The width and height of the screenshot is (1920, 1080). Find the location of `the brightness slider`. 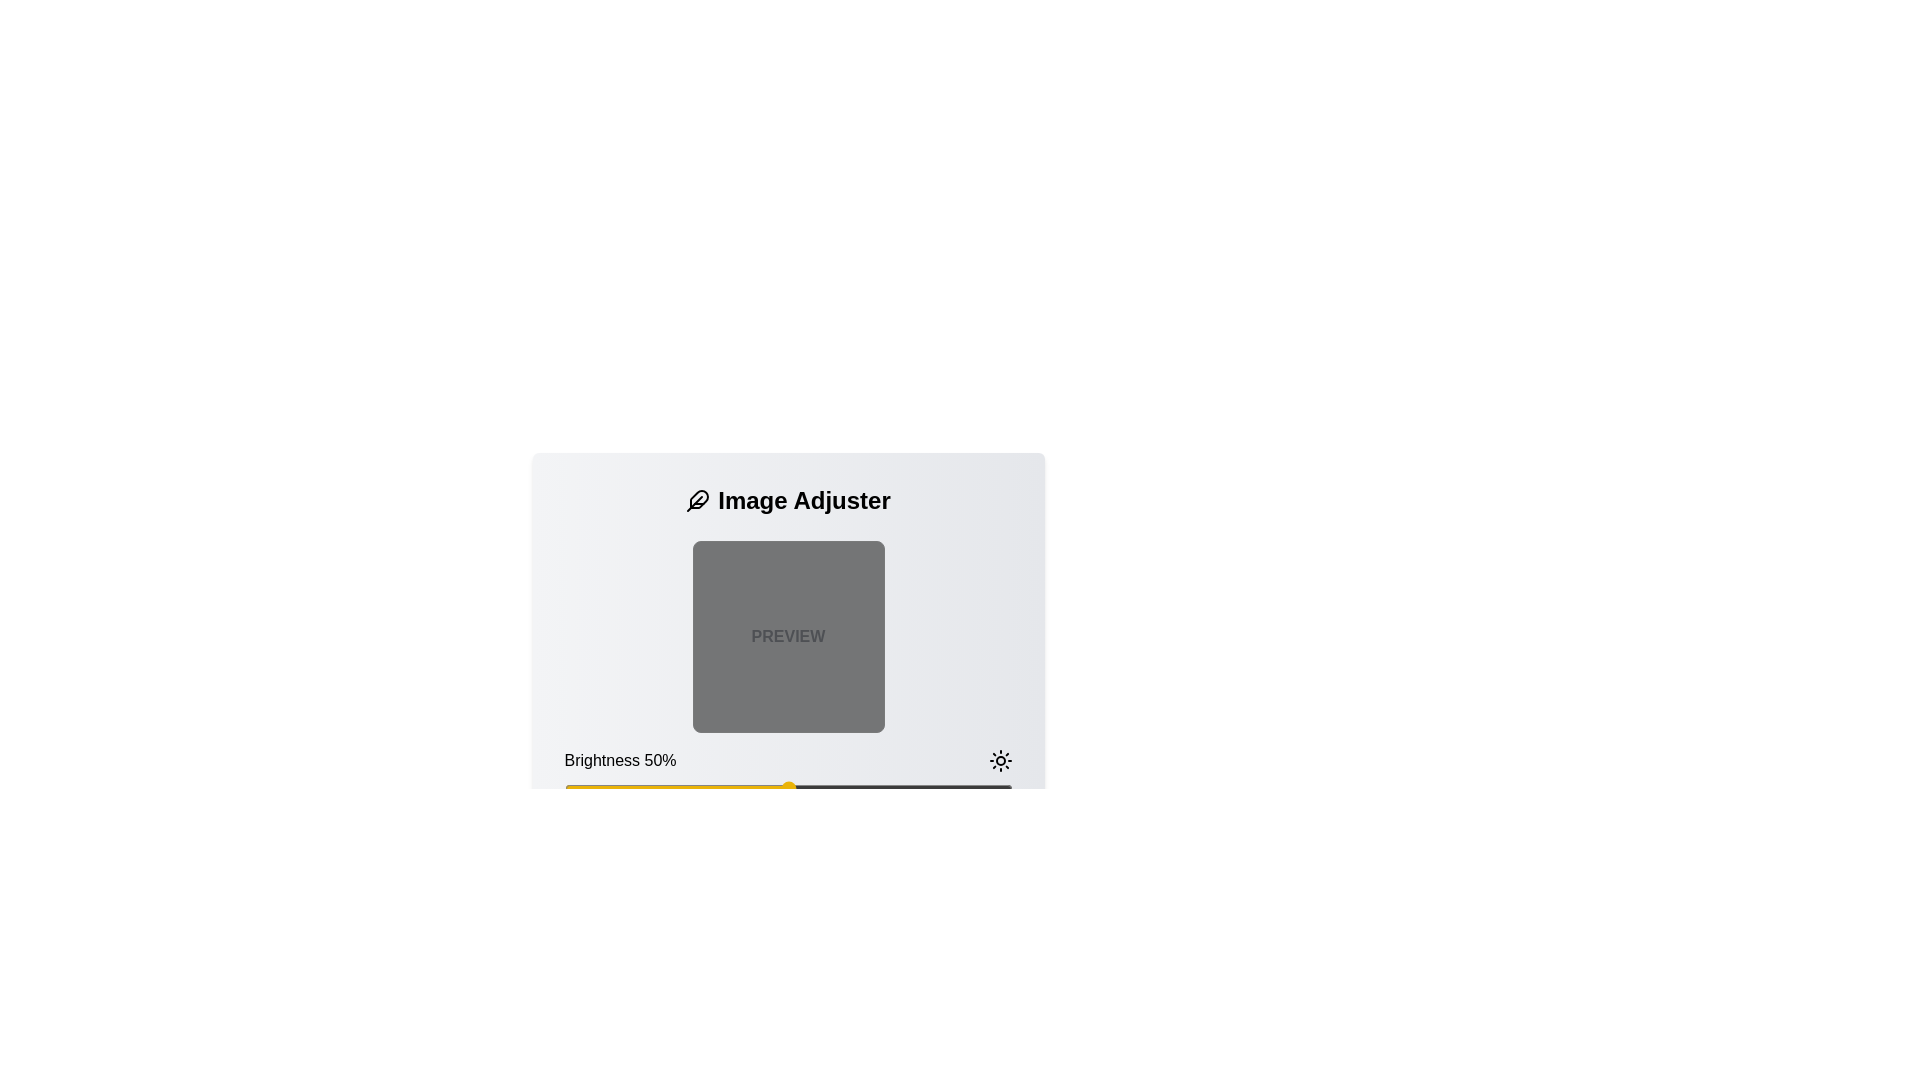

the brightness slider is located at coordinates (667, 866).